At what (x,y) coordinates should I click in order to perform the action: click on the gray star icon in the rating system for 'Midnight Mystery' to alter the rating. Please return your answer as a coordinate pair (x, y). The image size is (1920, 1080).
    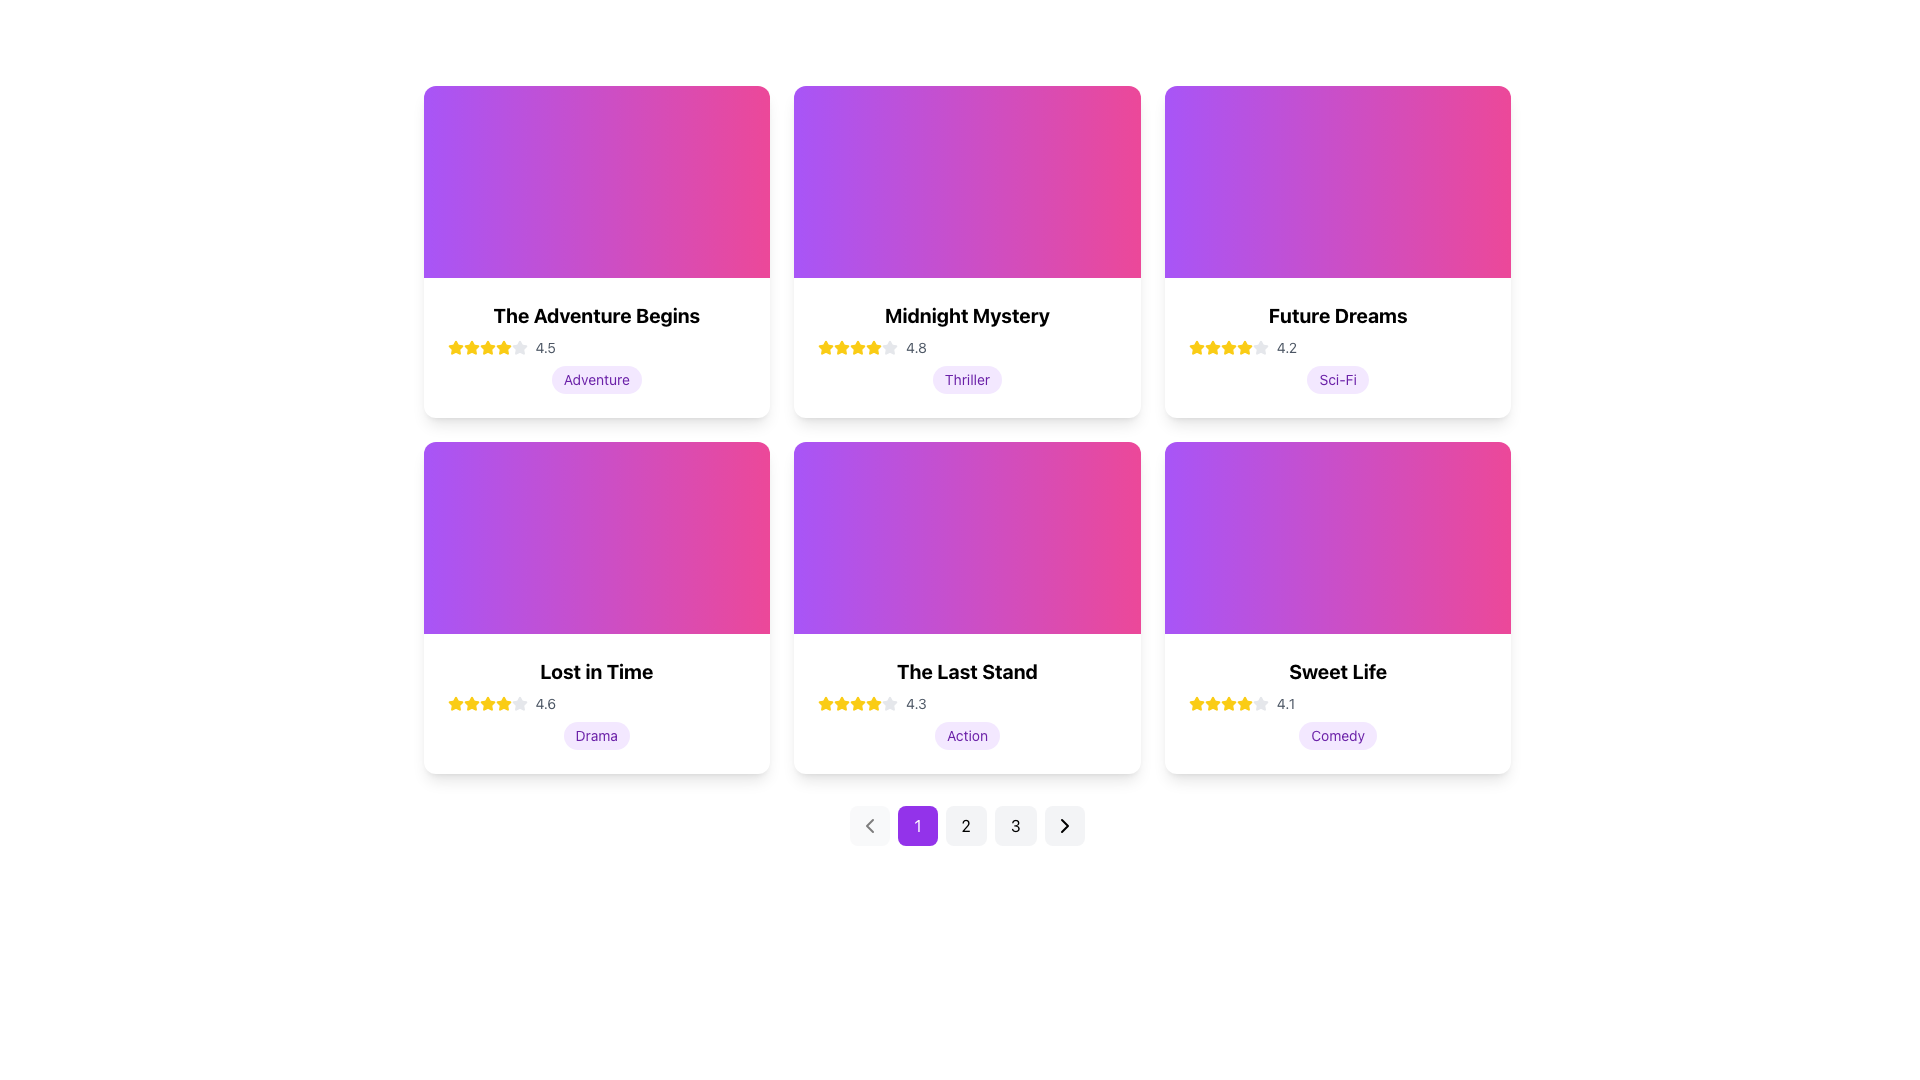
    Looking at the image, I should click on (889, 346).